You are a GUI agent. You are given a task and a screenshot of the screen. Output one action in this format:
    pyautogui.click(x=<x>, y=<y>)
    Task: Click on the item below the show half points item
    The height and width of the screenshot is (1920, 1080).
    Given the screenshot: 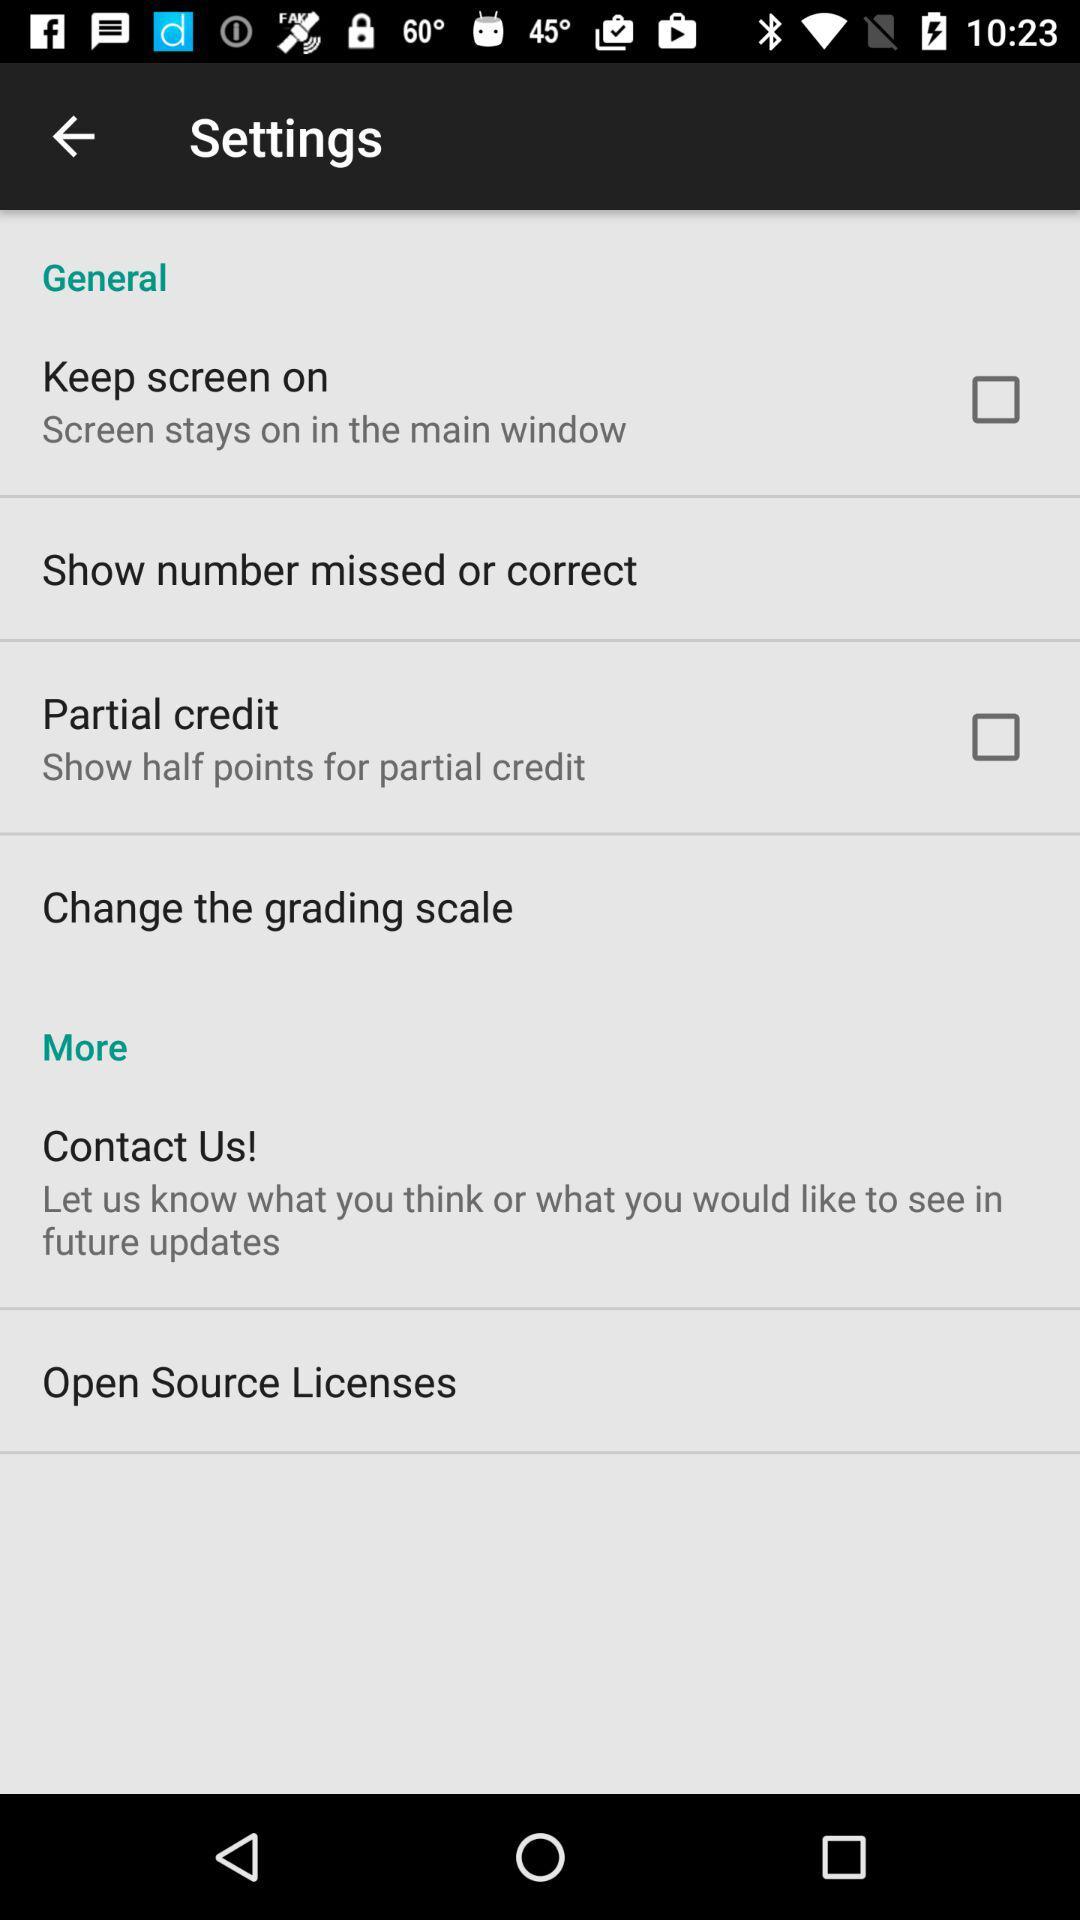 What is the action you would take?
    pyautogui.click(x=277, y=905)
    